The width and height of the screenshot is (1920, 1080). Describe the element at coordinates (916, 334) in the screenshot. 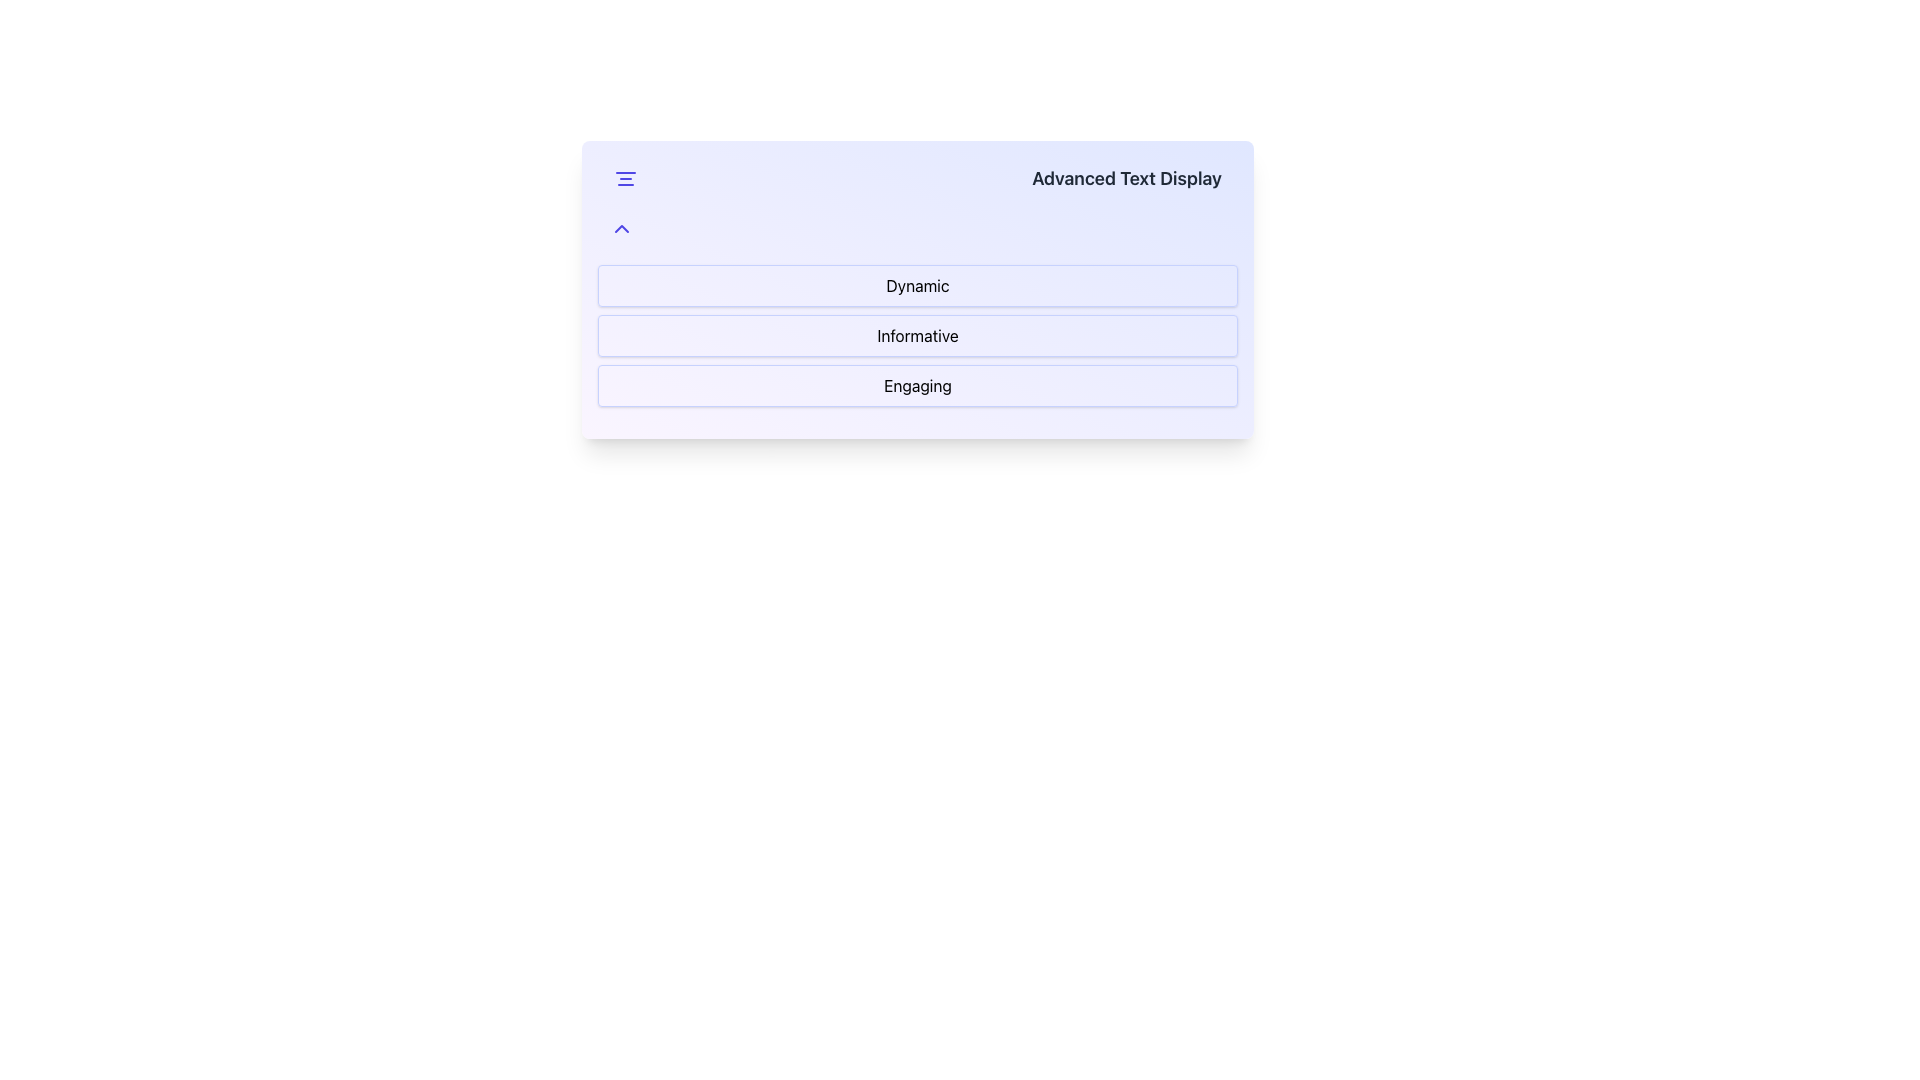

I see `the Static Label displaying 'Informative', which is the second element in a vertical arrangement of three siblings, located below the 'Dynamic' element and above the 'Engaging' element` at that location.